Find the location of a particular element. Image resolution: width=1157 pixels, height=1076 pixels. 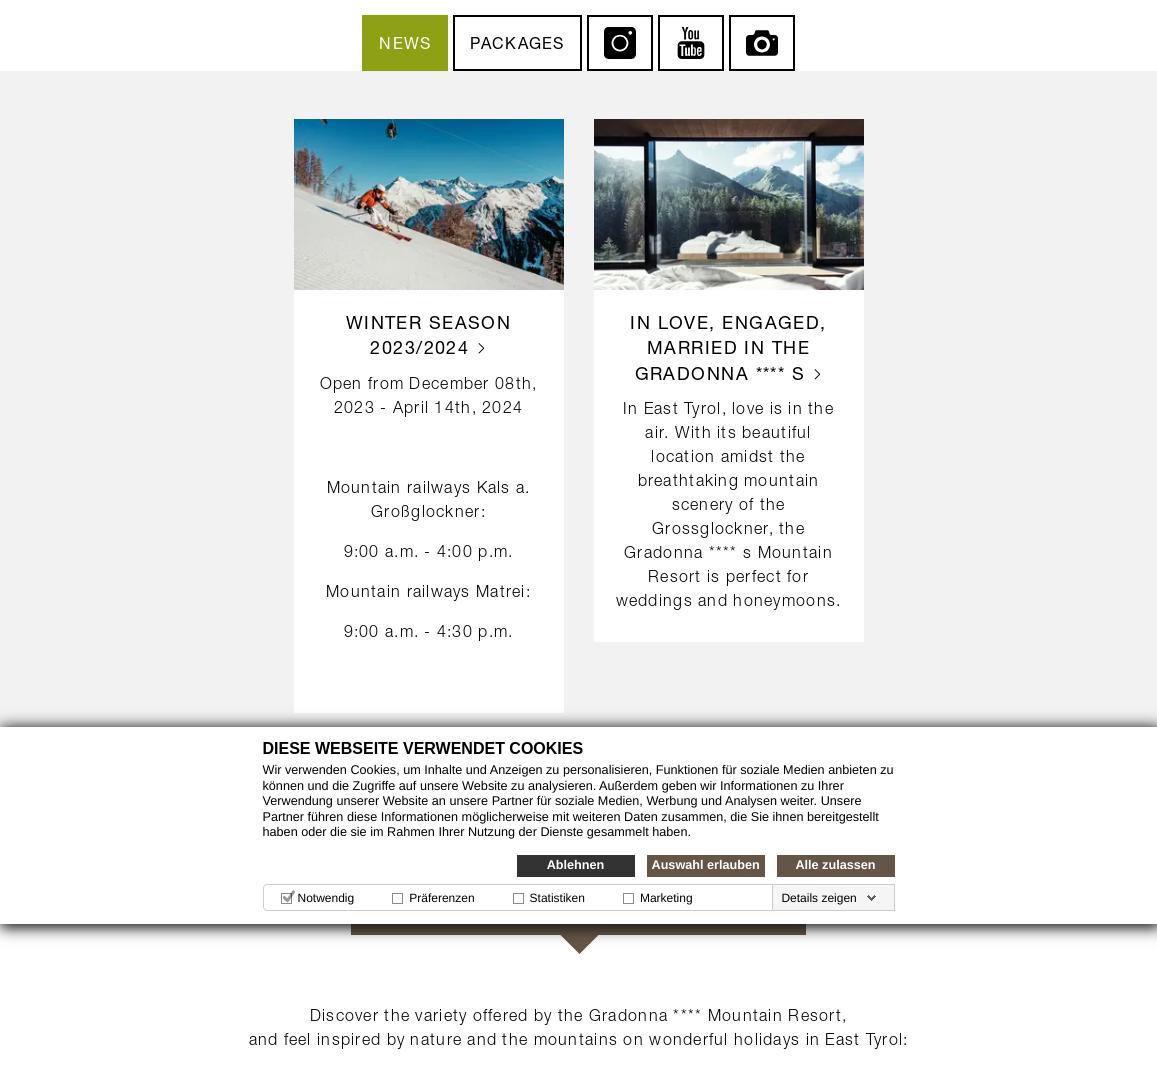

'In love, engaged, married in the Gradonna **** s' is located at coordinates (629, 347).